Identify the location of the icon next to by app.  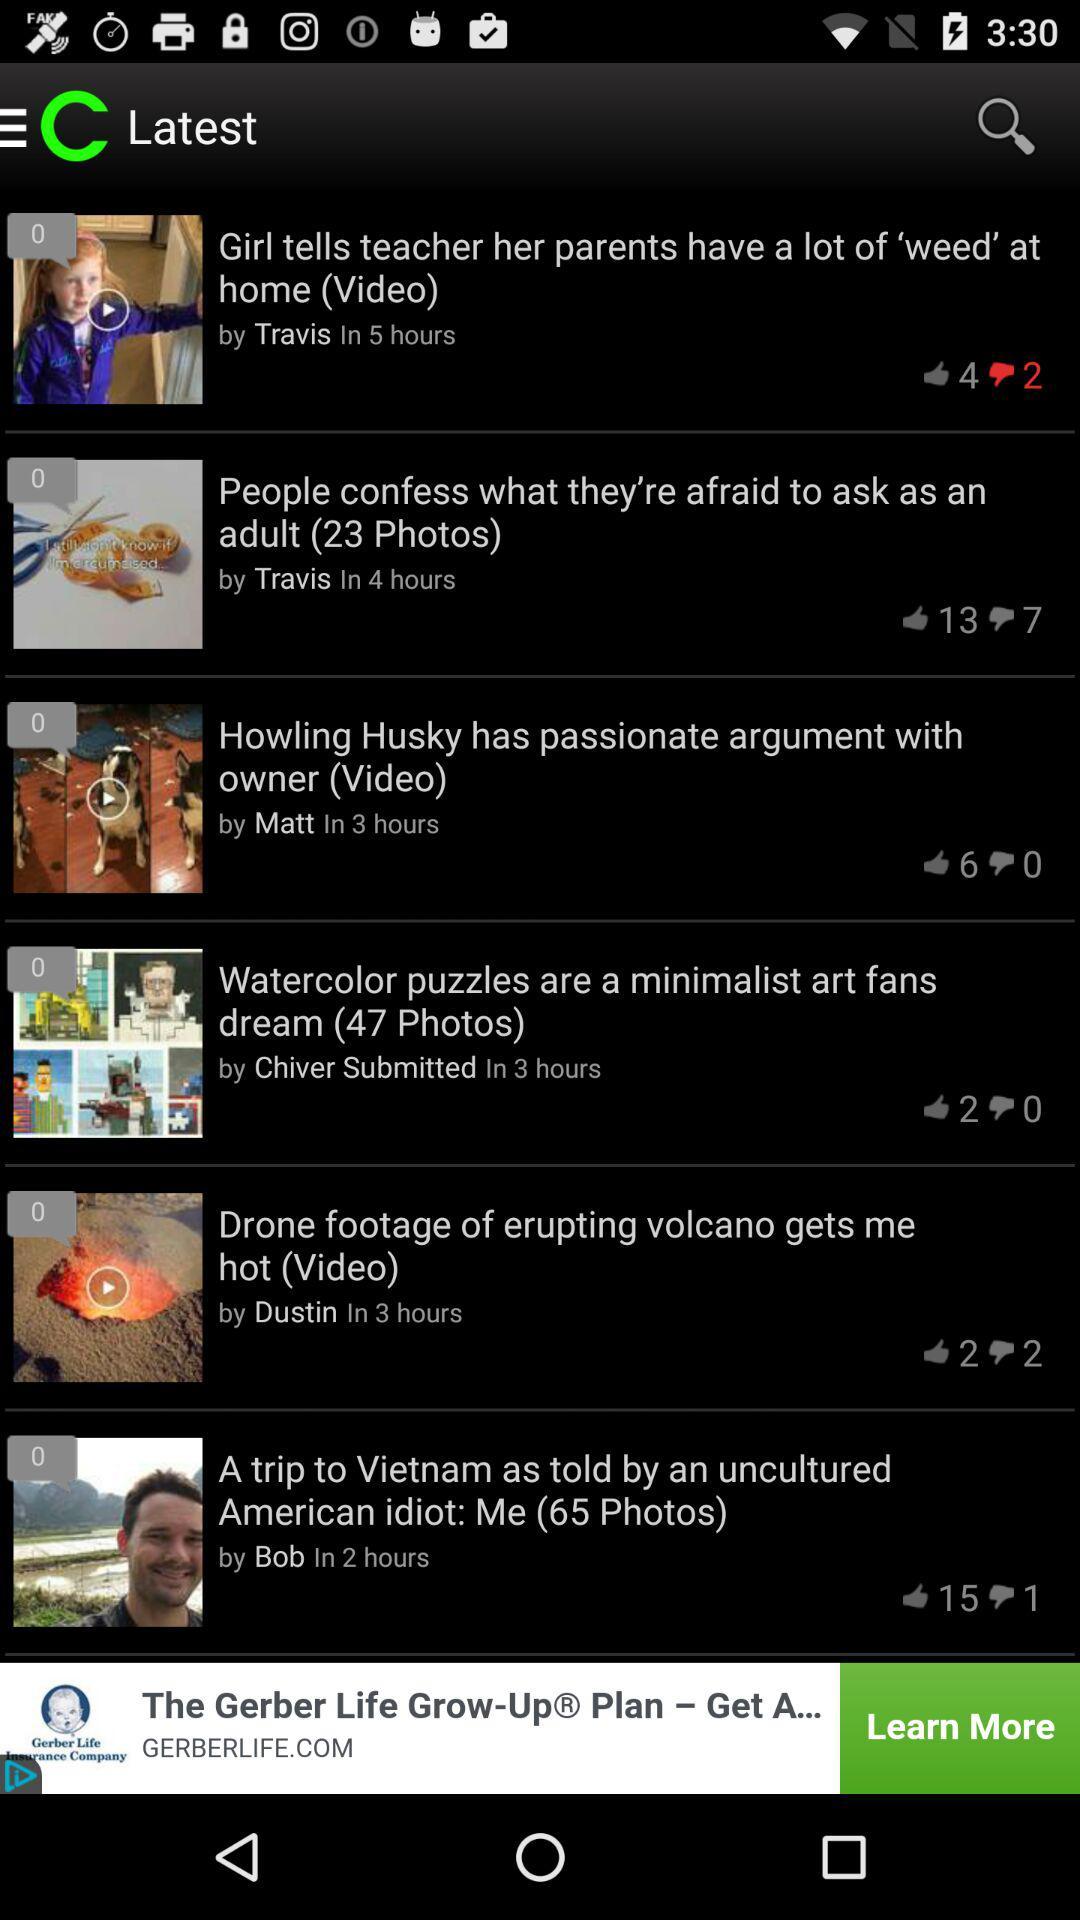
(284, 821).